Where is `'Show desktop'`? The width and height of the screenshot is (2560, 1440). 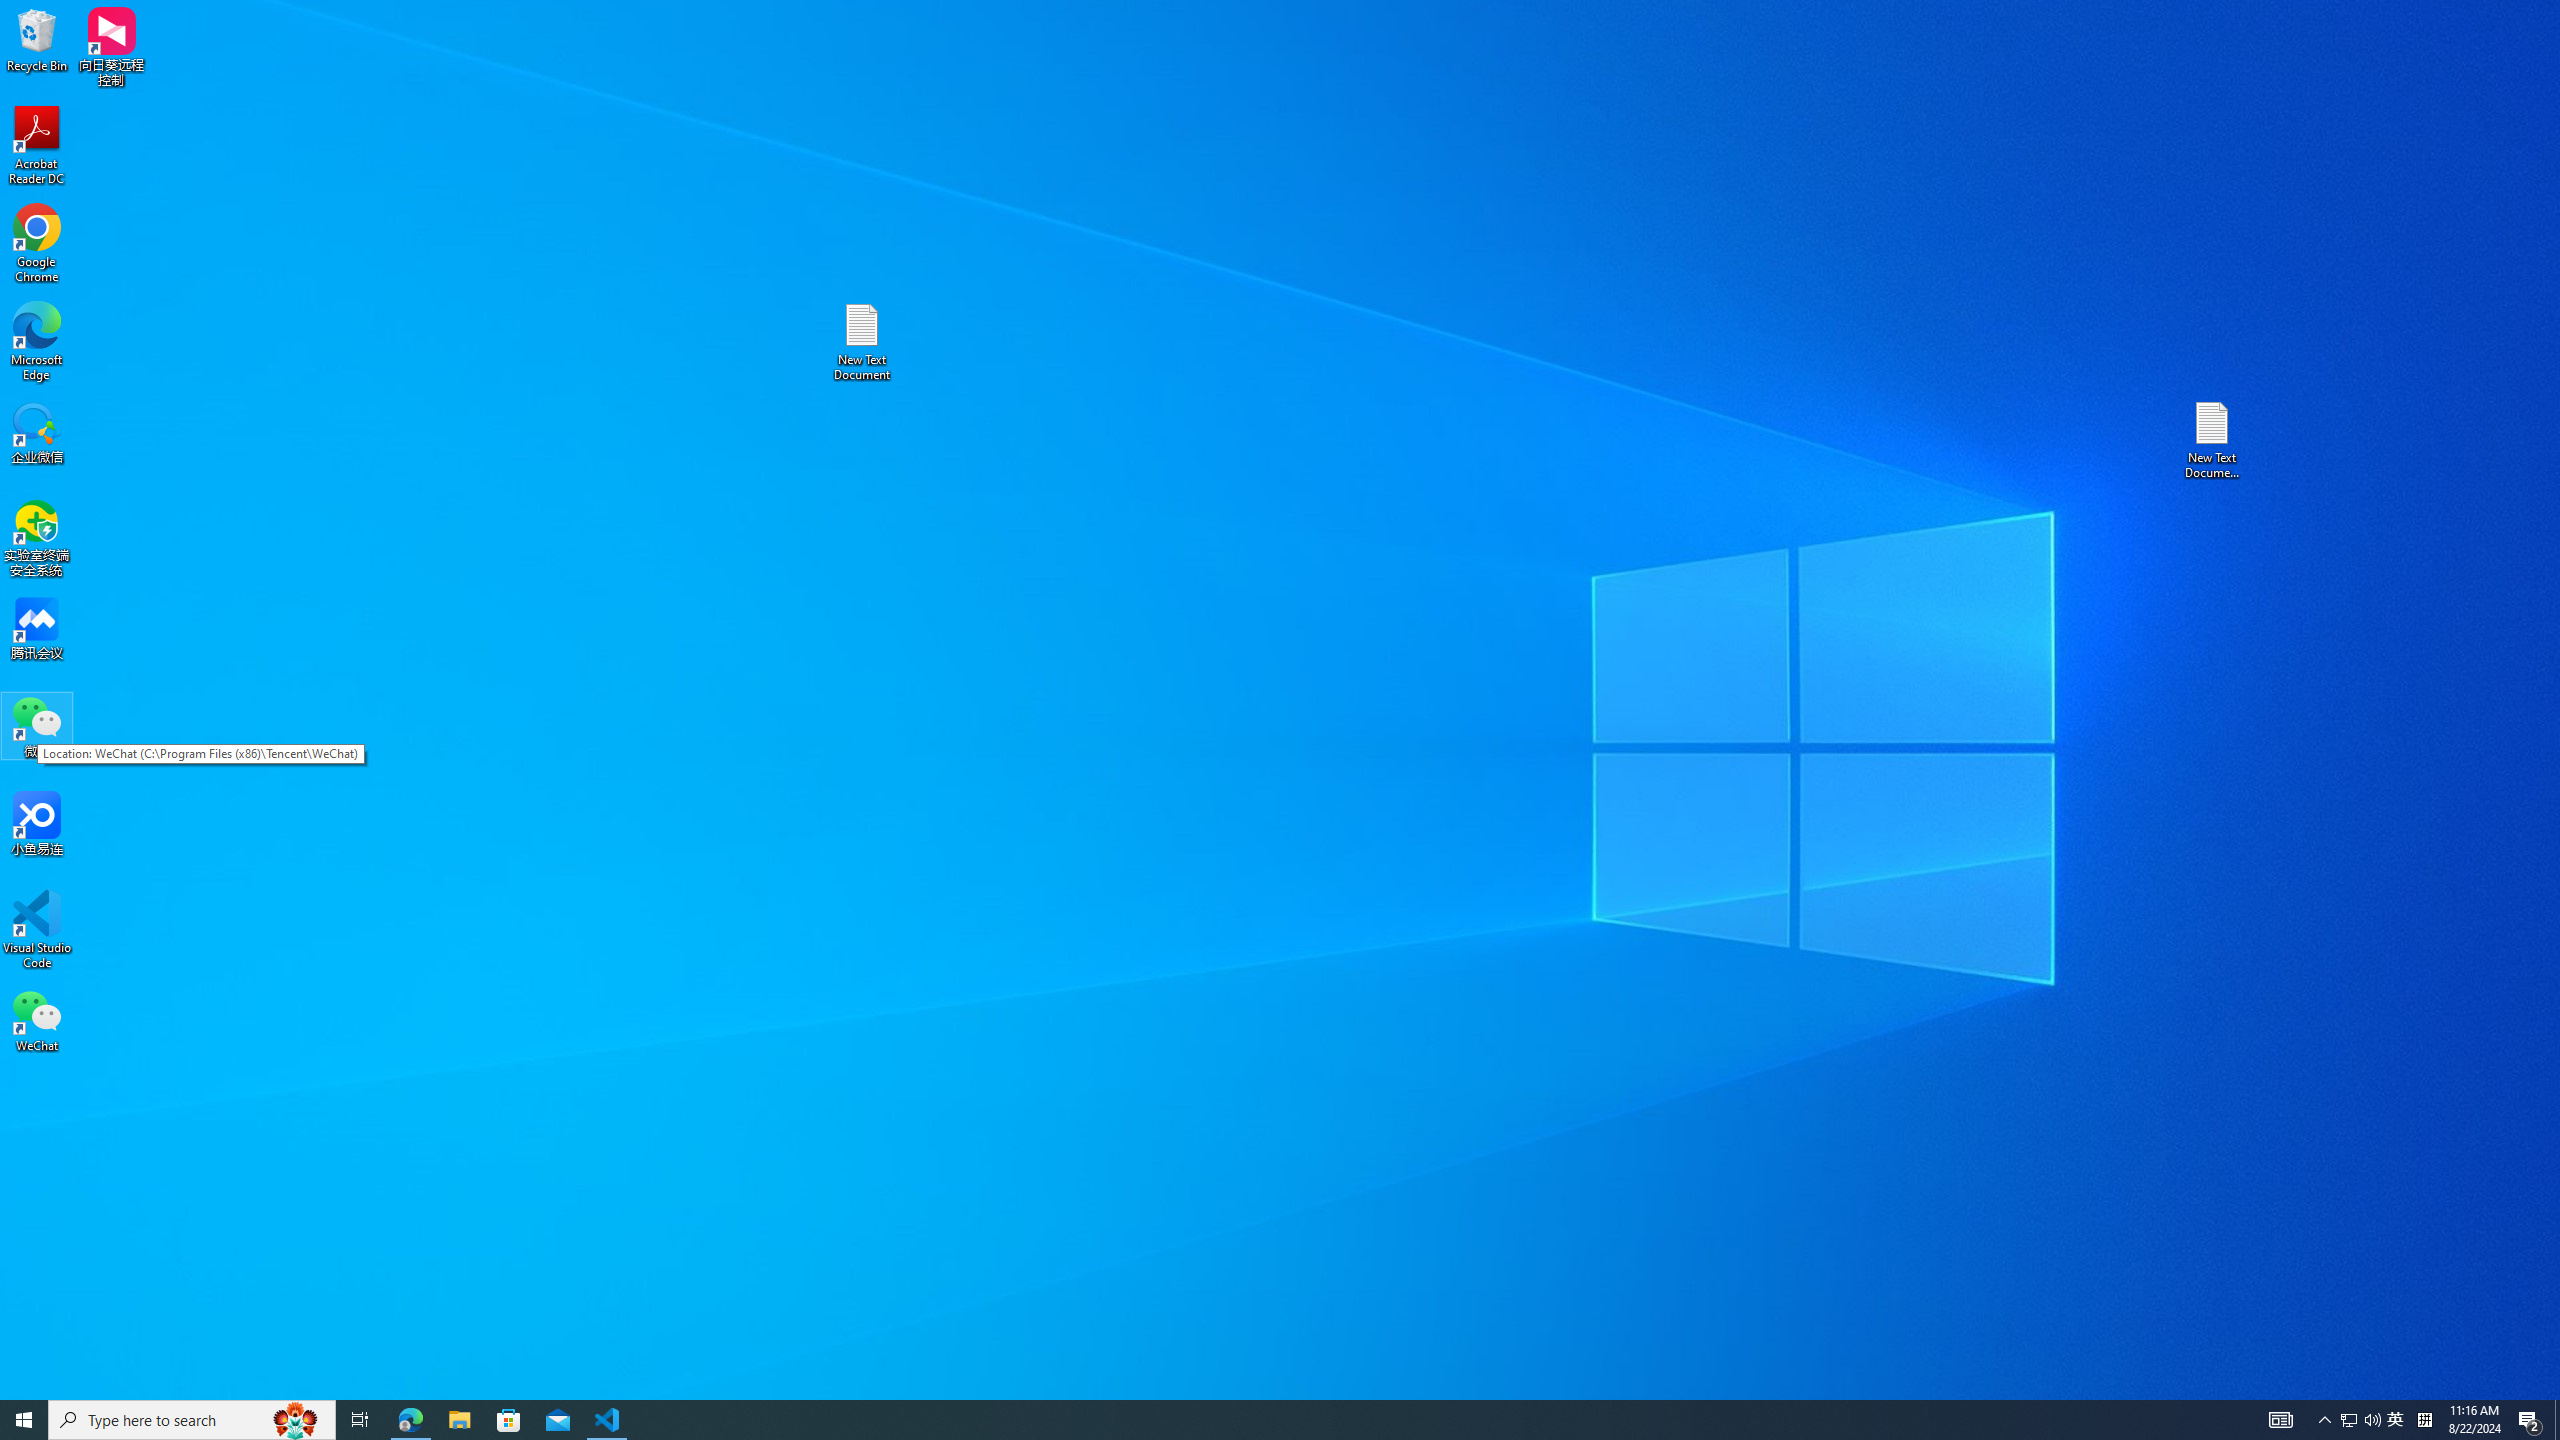 'Show desktop' is located at coordinates (2556, 1418).